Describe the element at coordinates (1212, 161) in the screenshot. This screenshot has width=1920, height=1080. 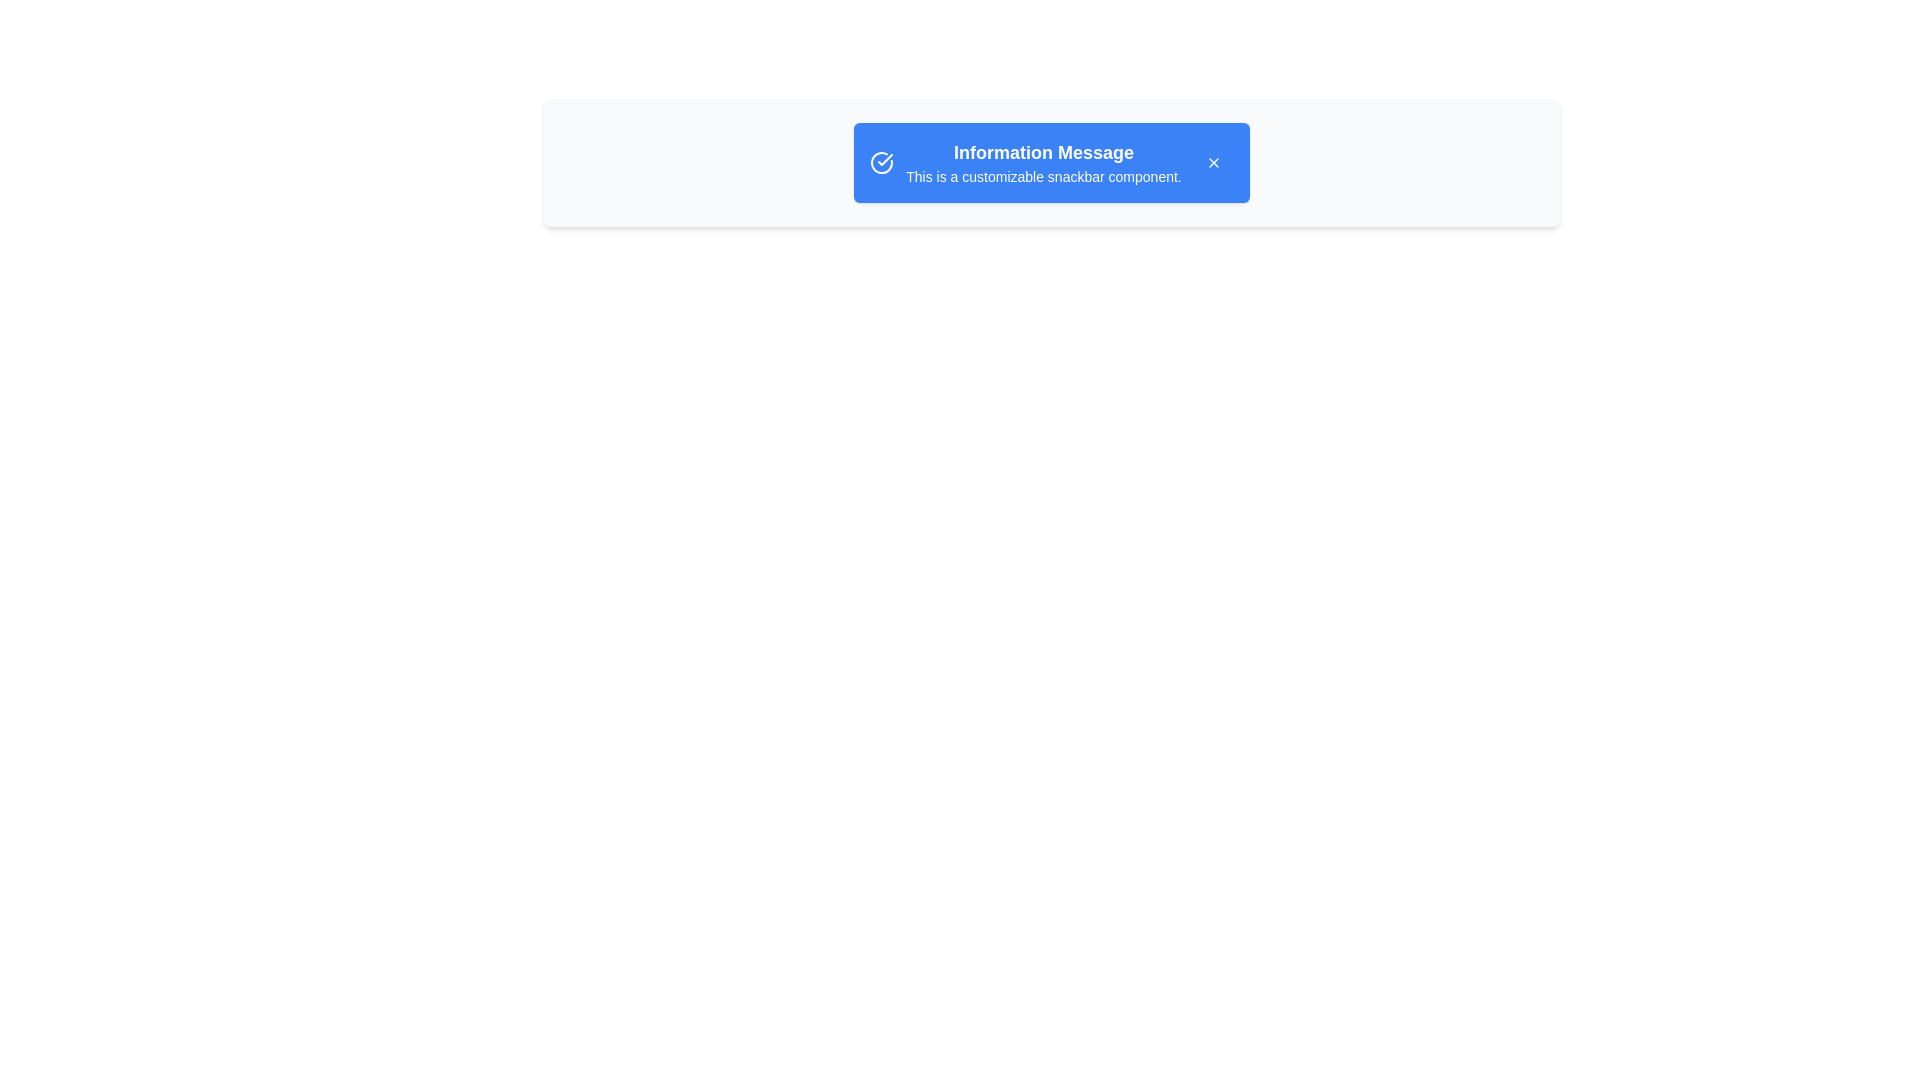
I see `the 'X' button to close the snackbar` at that location.